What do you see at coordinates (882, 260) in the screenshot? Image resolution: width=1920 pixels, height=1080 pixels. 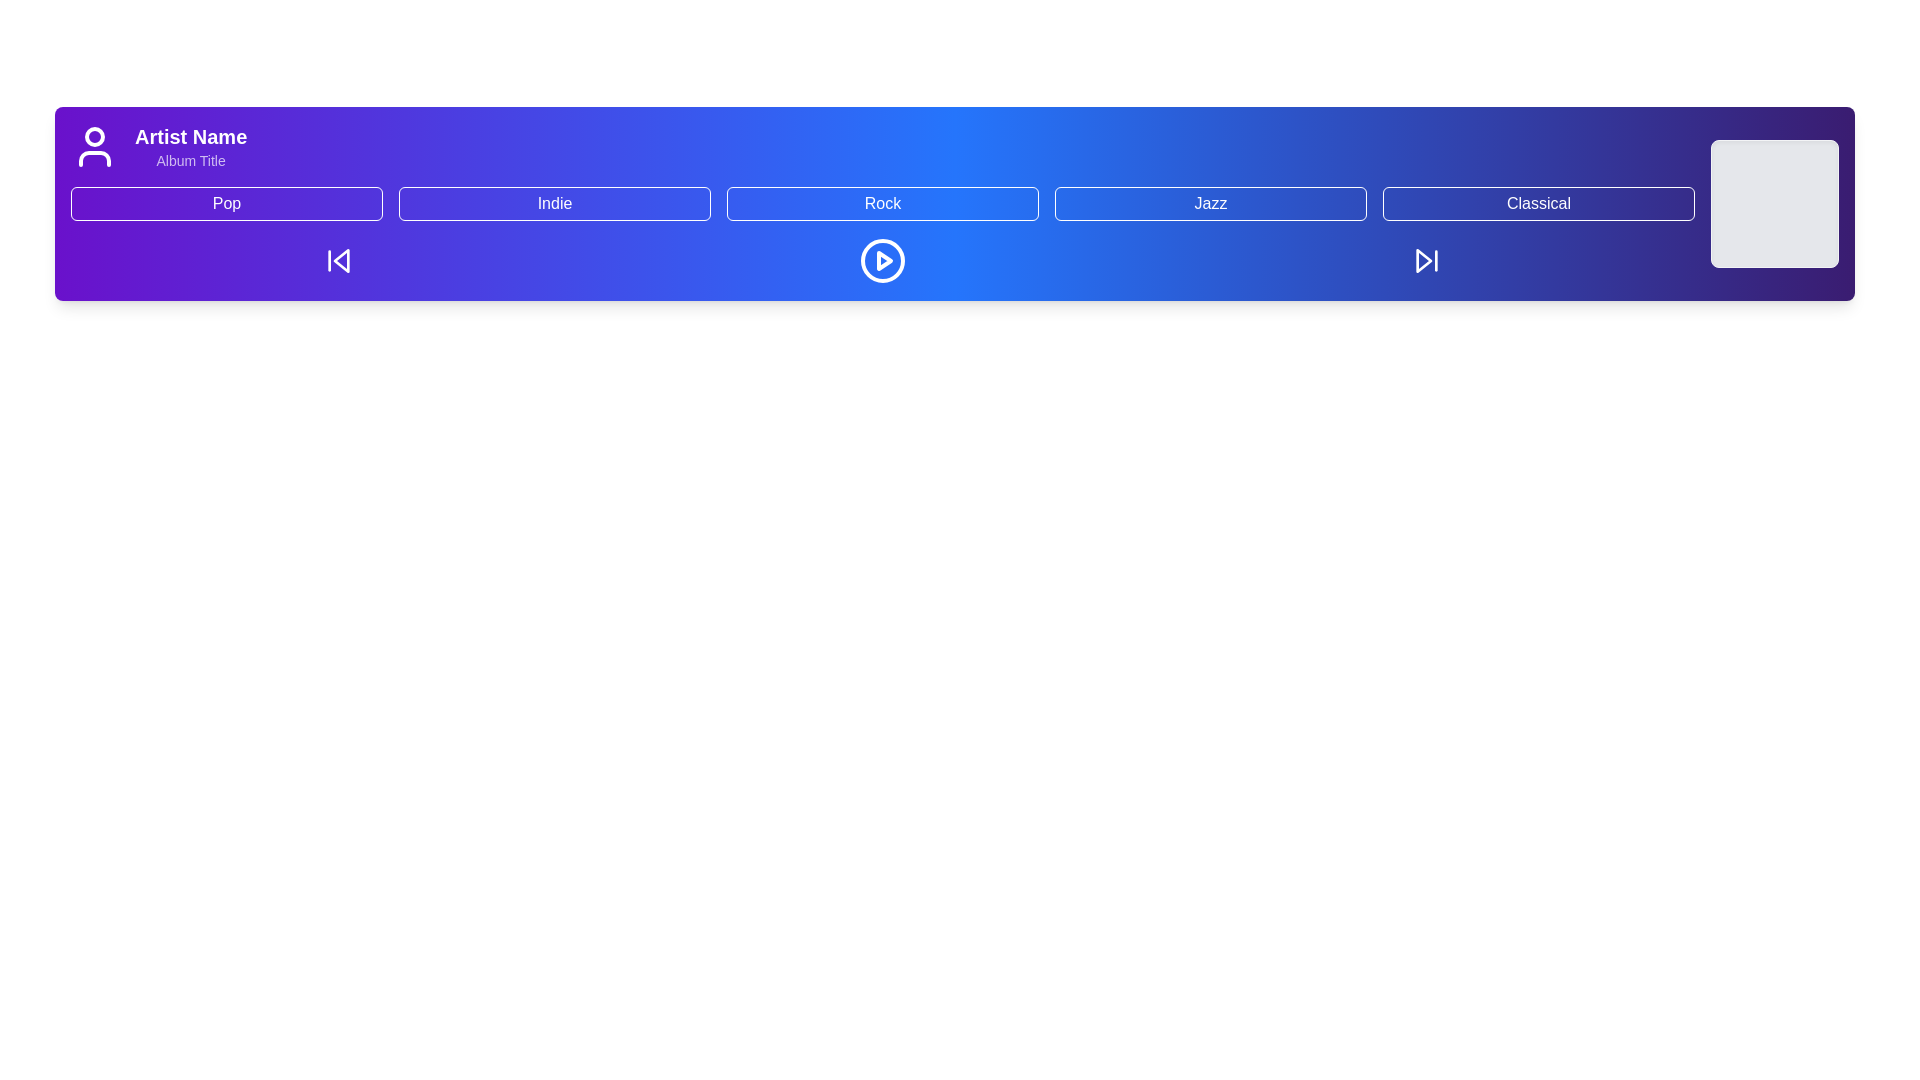 I see `the circular play button with a white outline and blue background` at bounding box center [882, 260].